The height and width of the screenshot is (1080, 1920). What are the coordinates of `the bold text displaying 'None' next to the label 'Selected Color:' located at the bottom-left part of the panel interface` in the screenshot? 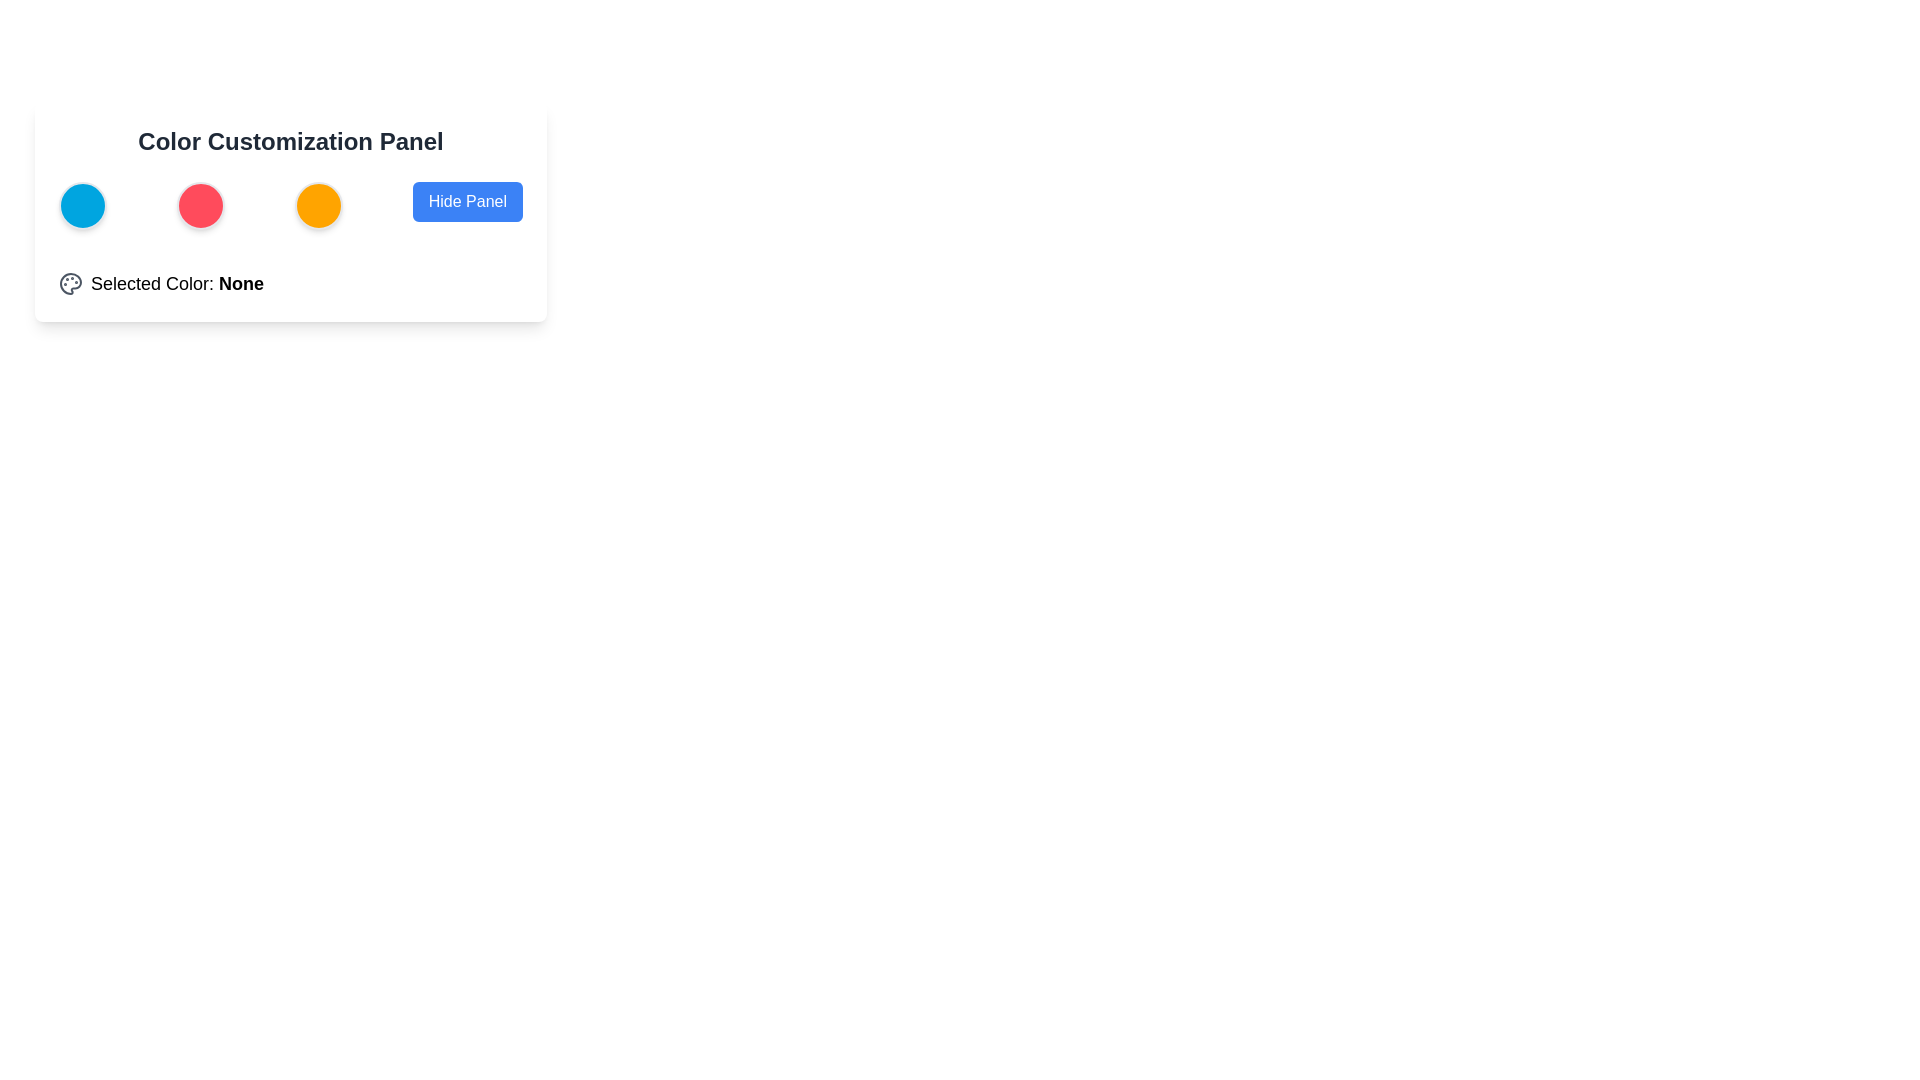 It's located at (240, 284).